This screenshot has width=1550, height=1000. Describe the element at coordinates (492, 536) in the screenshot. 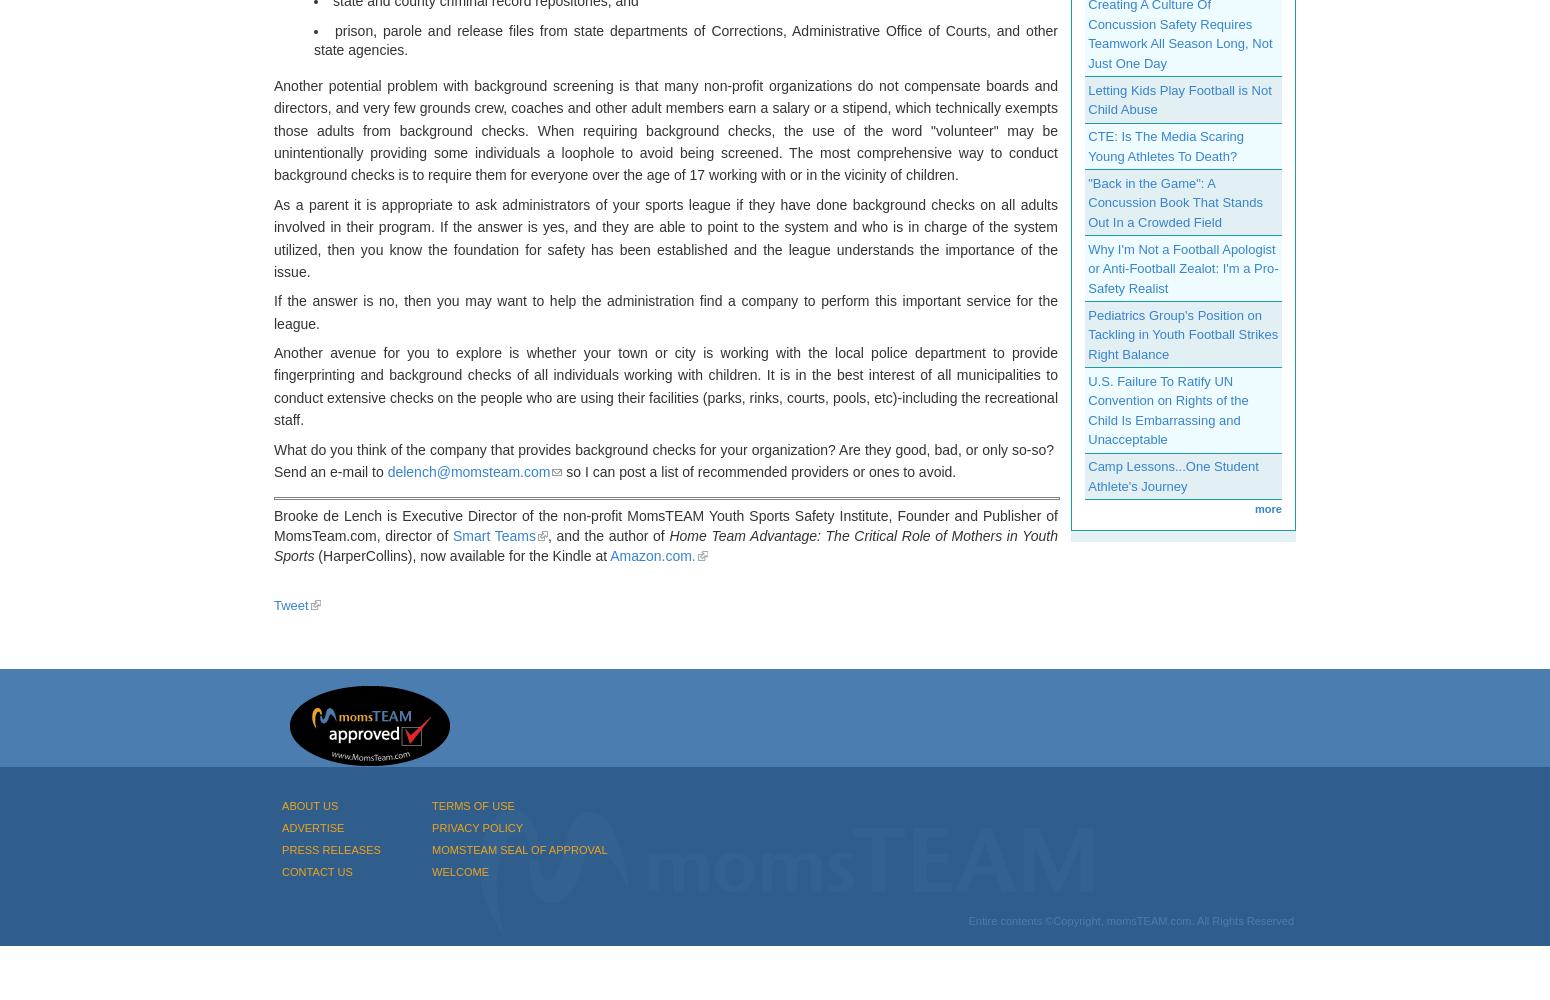

I see `'Smart Teams'` at that location.